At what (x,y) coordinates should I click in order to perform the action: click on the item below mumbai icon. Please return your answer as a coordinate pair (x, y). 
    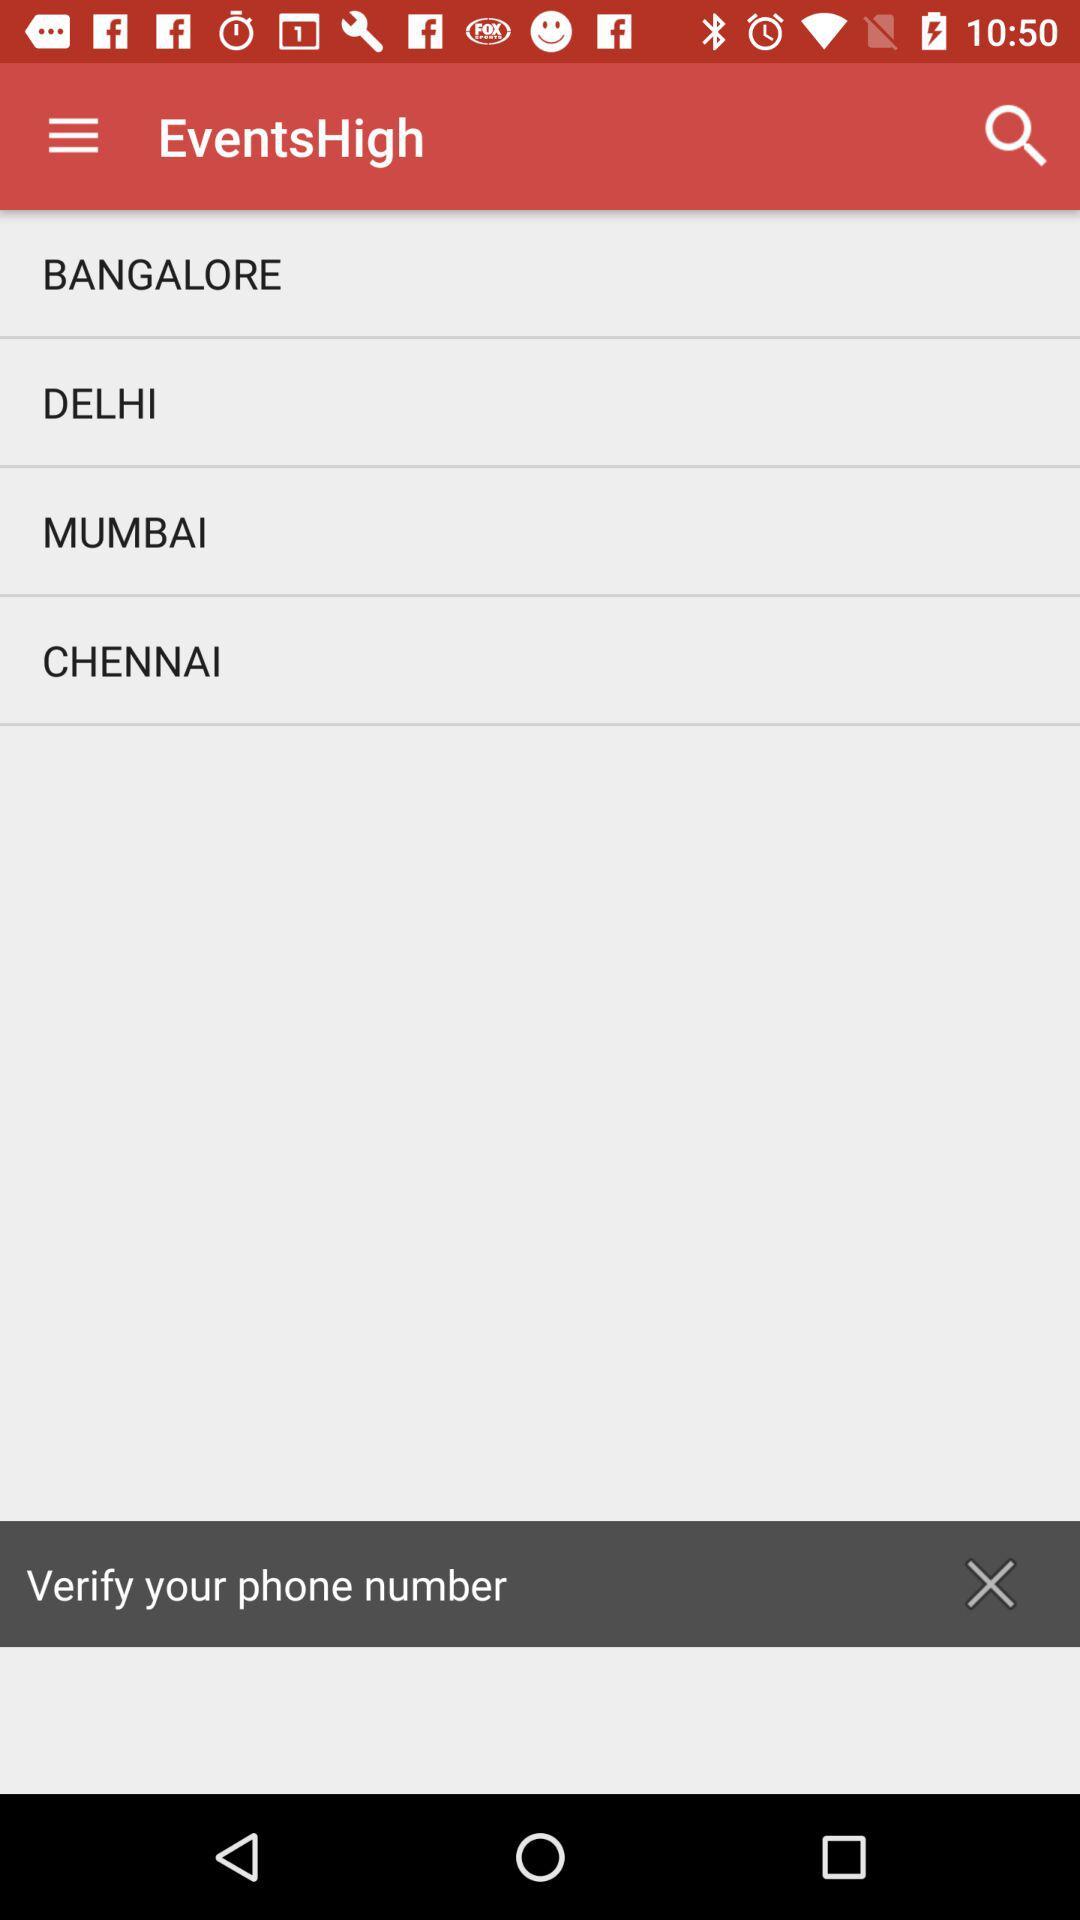
    Looking at the image, I should click on (540, 660).